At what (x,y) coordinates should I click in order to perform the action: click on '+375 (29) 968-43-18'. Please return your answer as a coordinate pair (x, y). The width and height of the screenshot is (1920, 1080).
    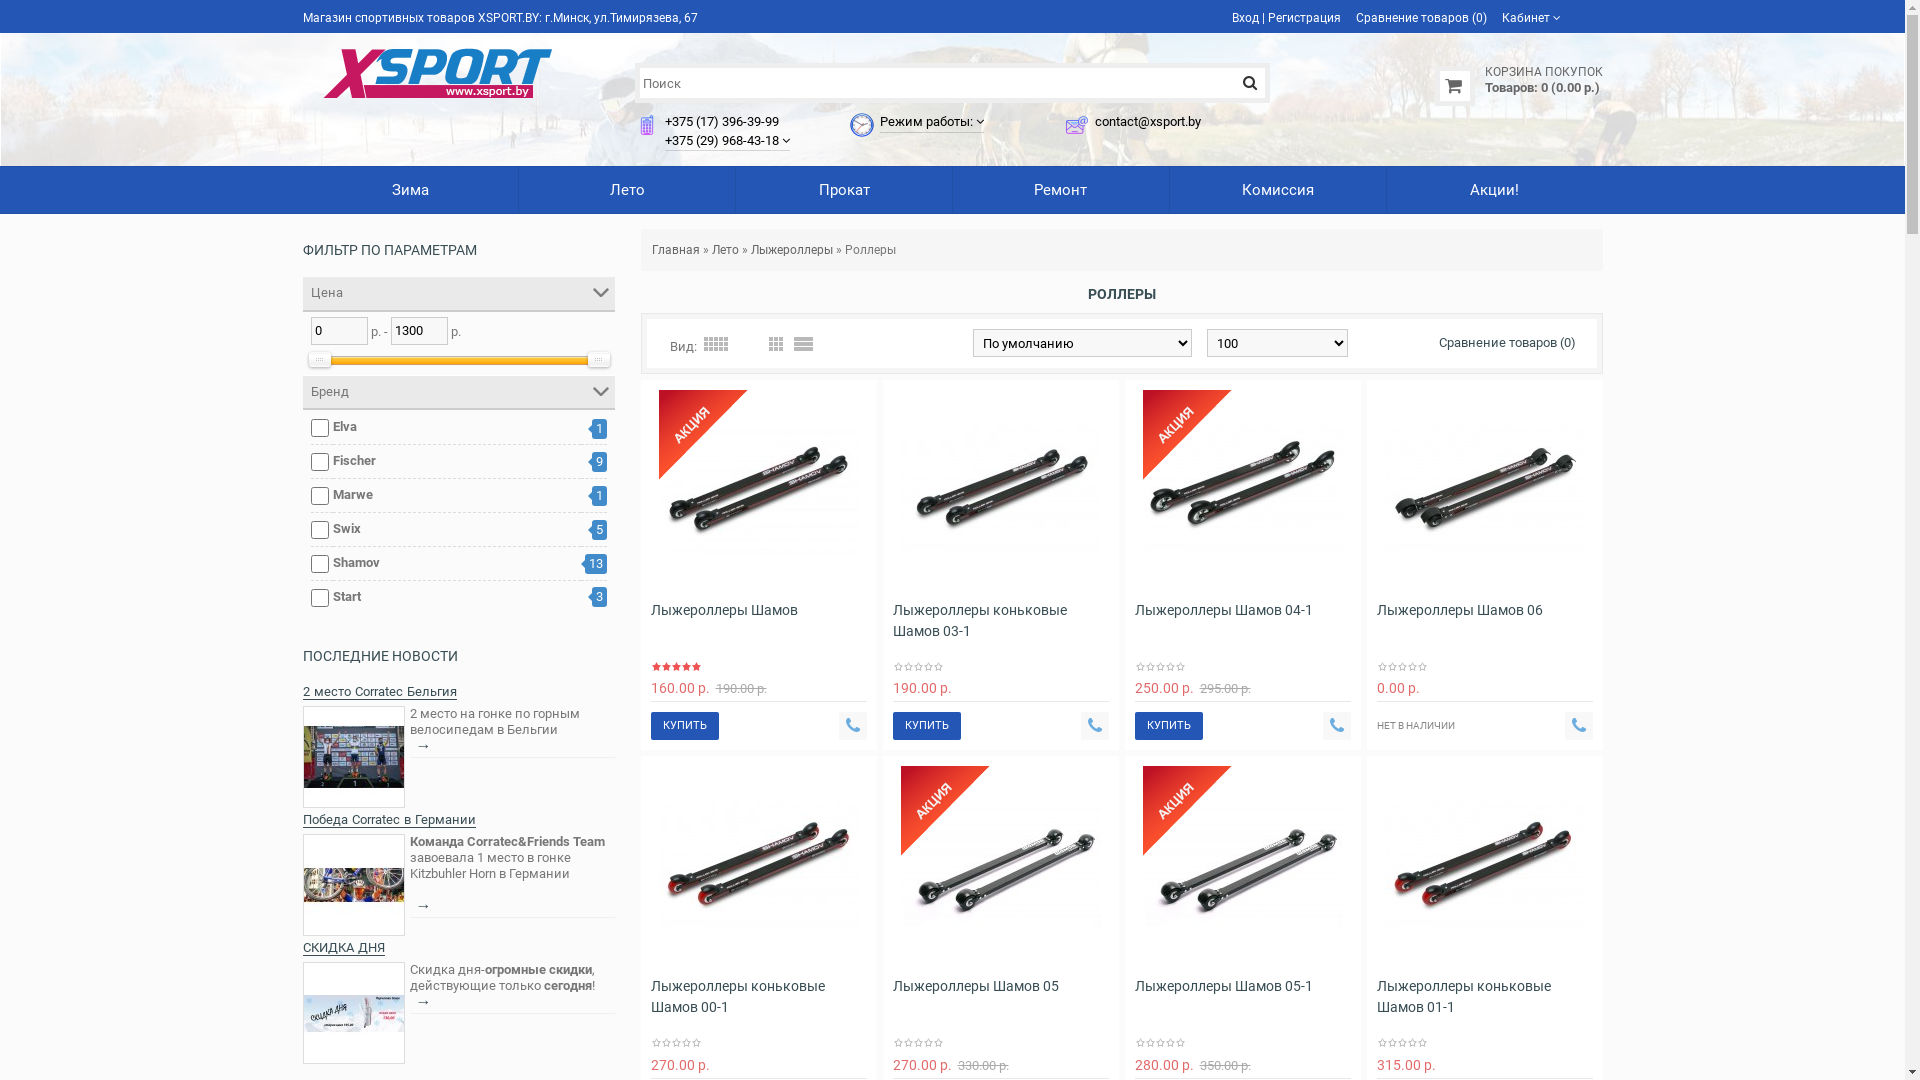
    Looking at the image, I should click on (720, 139).